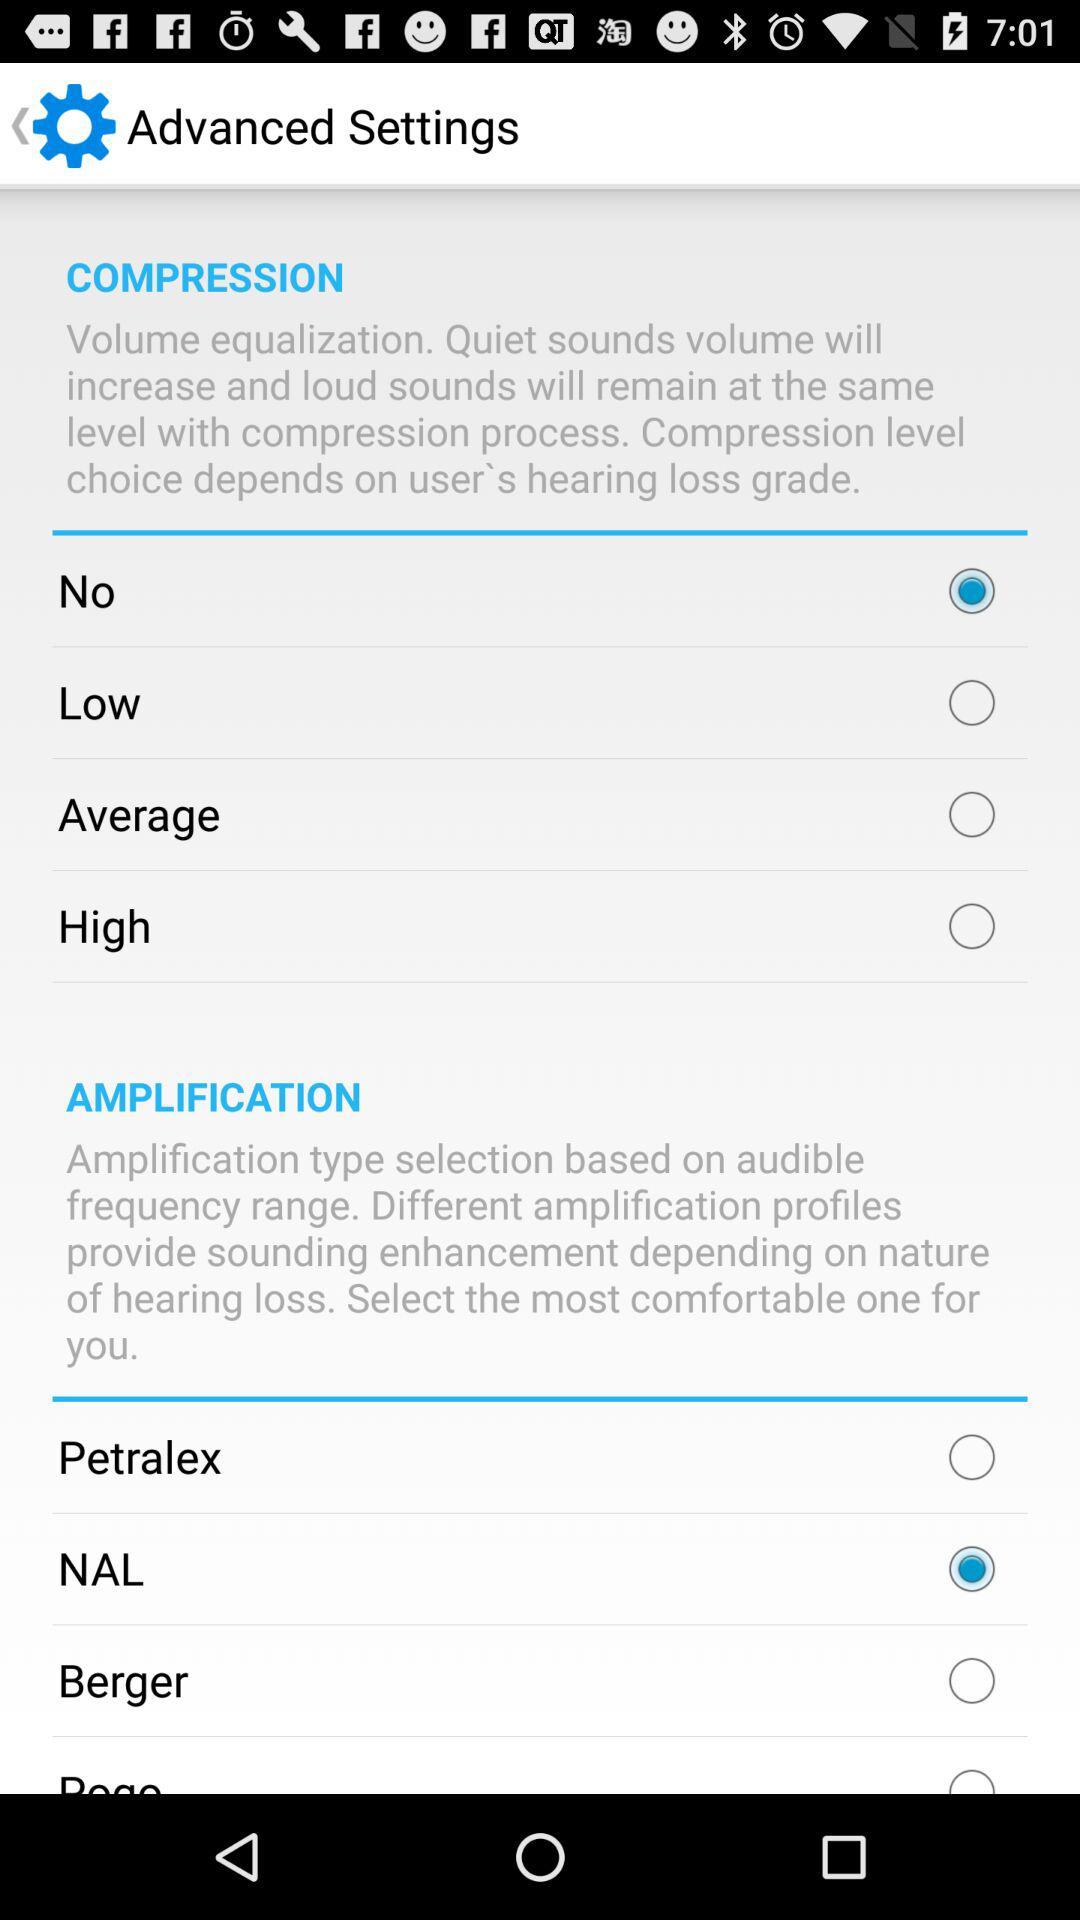 Image resolution: width=1080 pixels, height=1920 pixels. What do you see at coordinates (971, 1457) in the screenshot?
I see `petralex` at bounding box center [971, 1457].